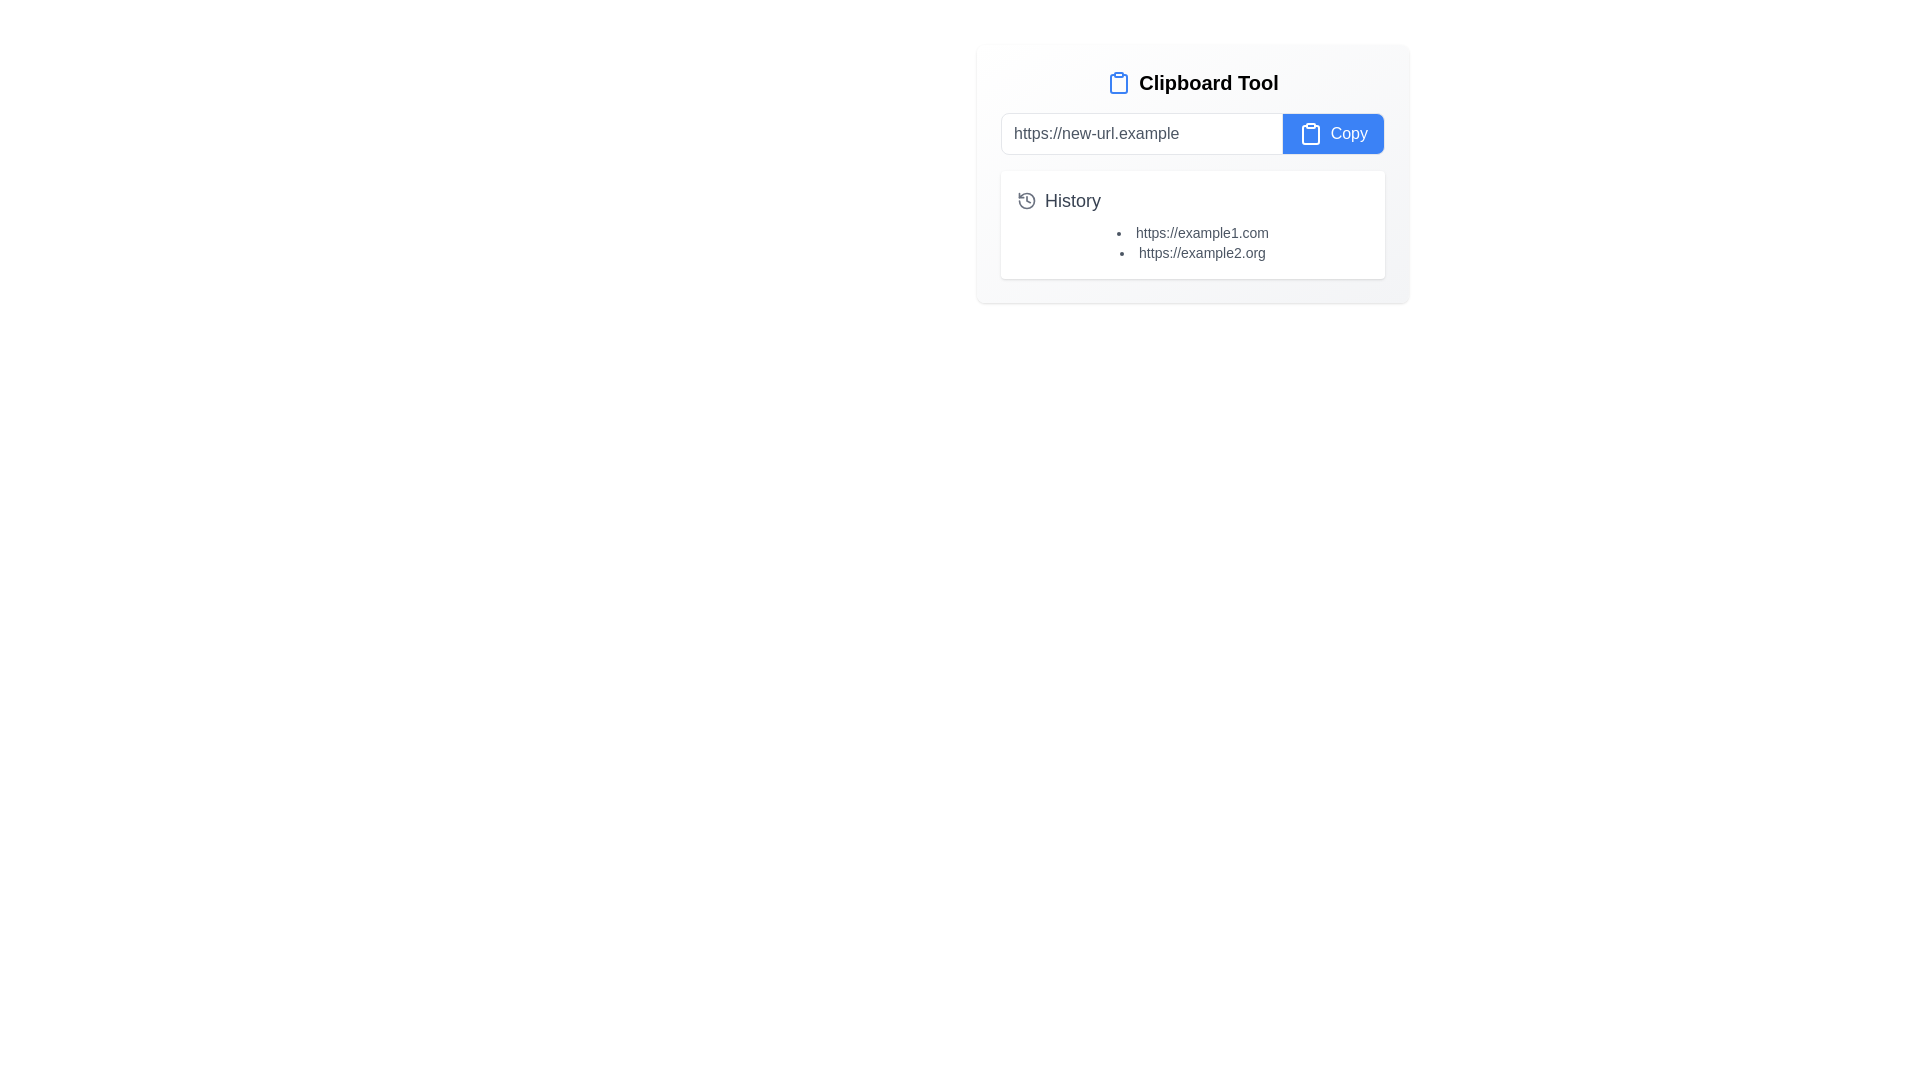 This screenshot has height=1080, width=1920. What do you see at coordinates (1333, 134) in the screenshot?
I see `the blue 'Copy' button with a clipboard icon to observe any hover effects` at bounding box center [1333, 134].